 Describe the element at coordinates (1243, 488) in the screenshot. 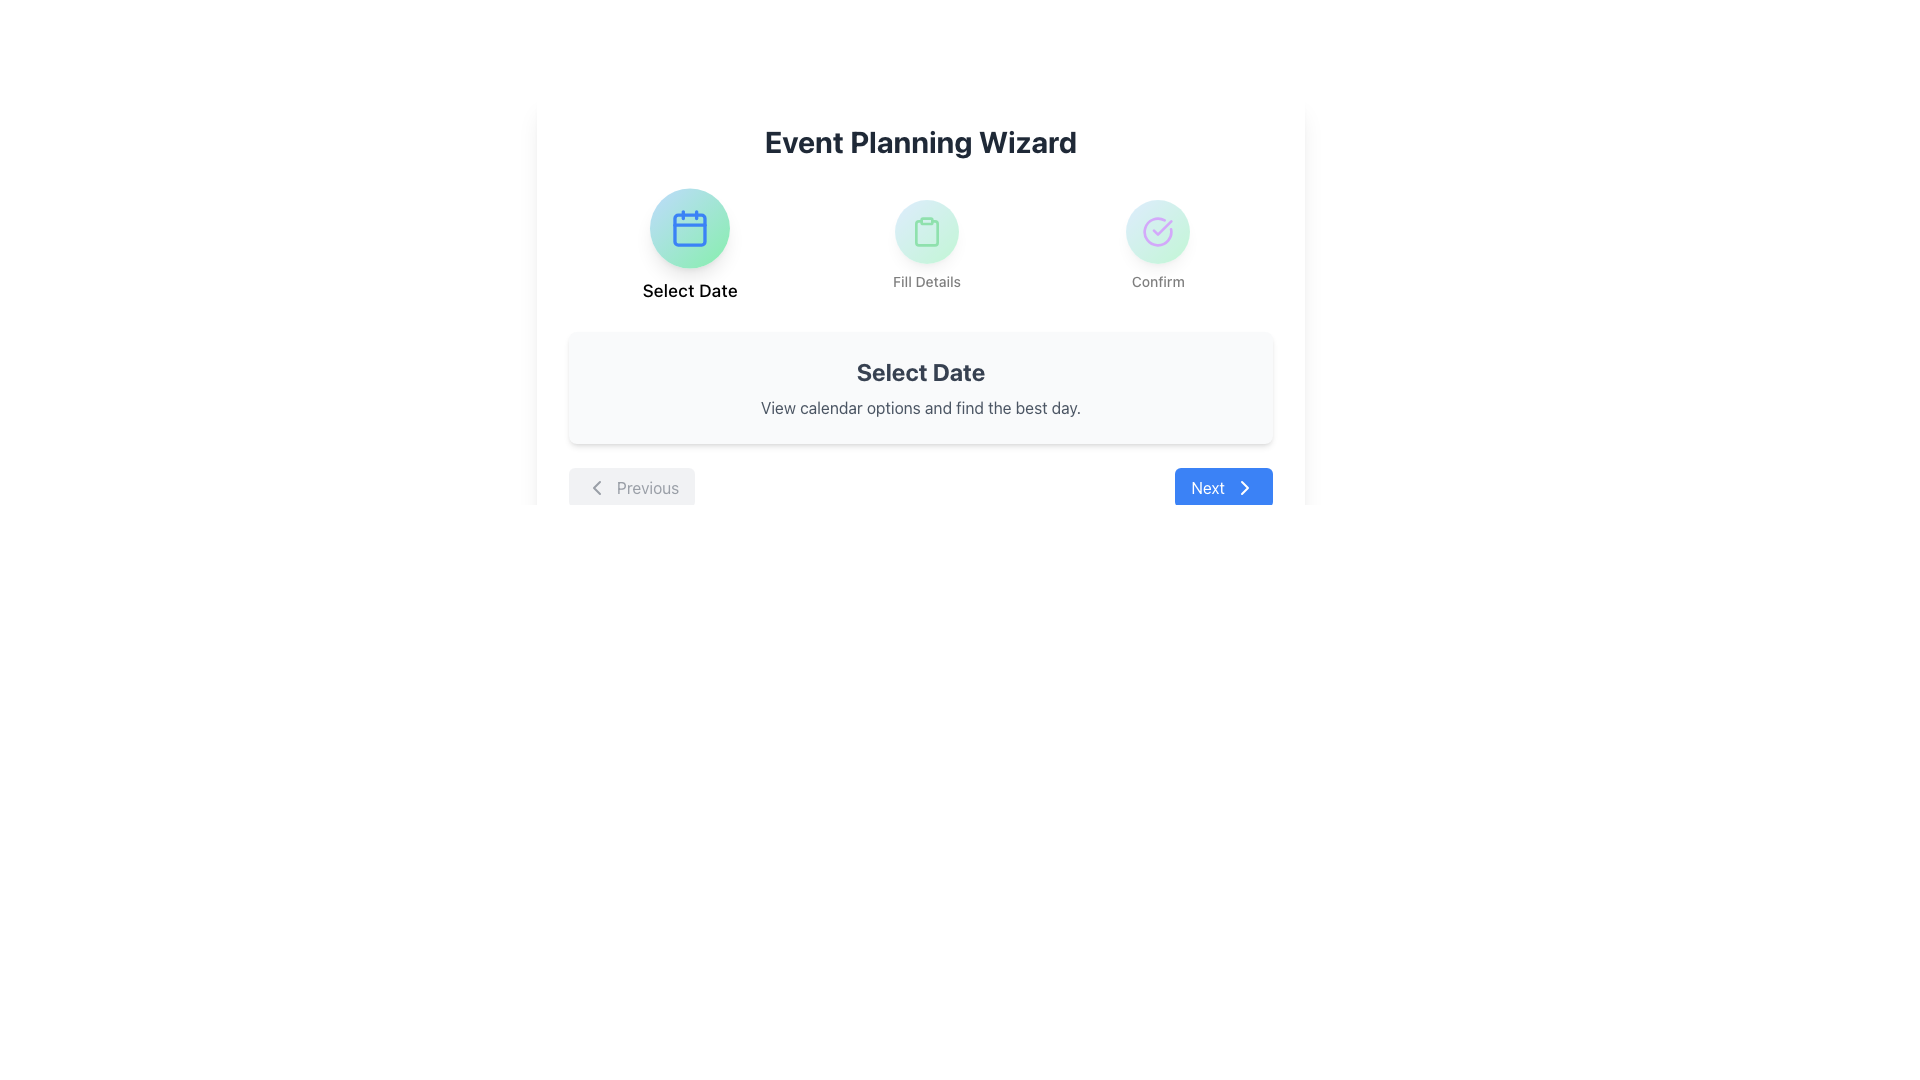

I see `the 'Next' button, which is represented by a right-facing chevron arrow SVG element located at the bottom right of the interface` at that location.